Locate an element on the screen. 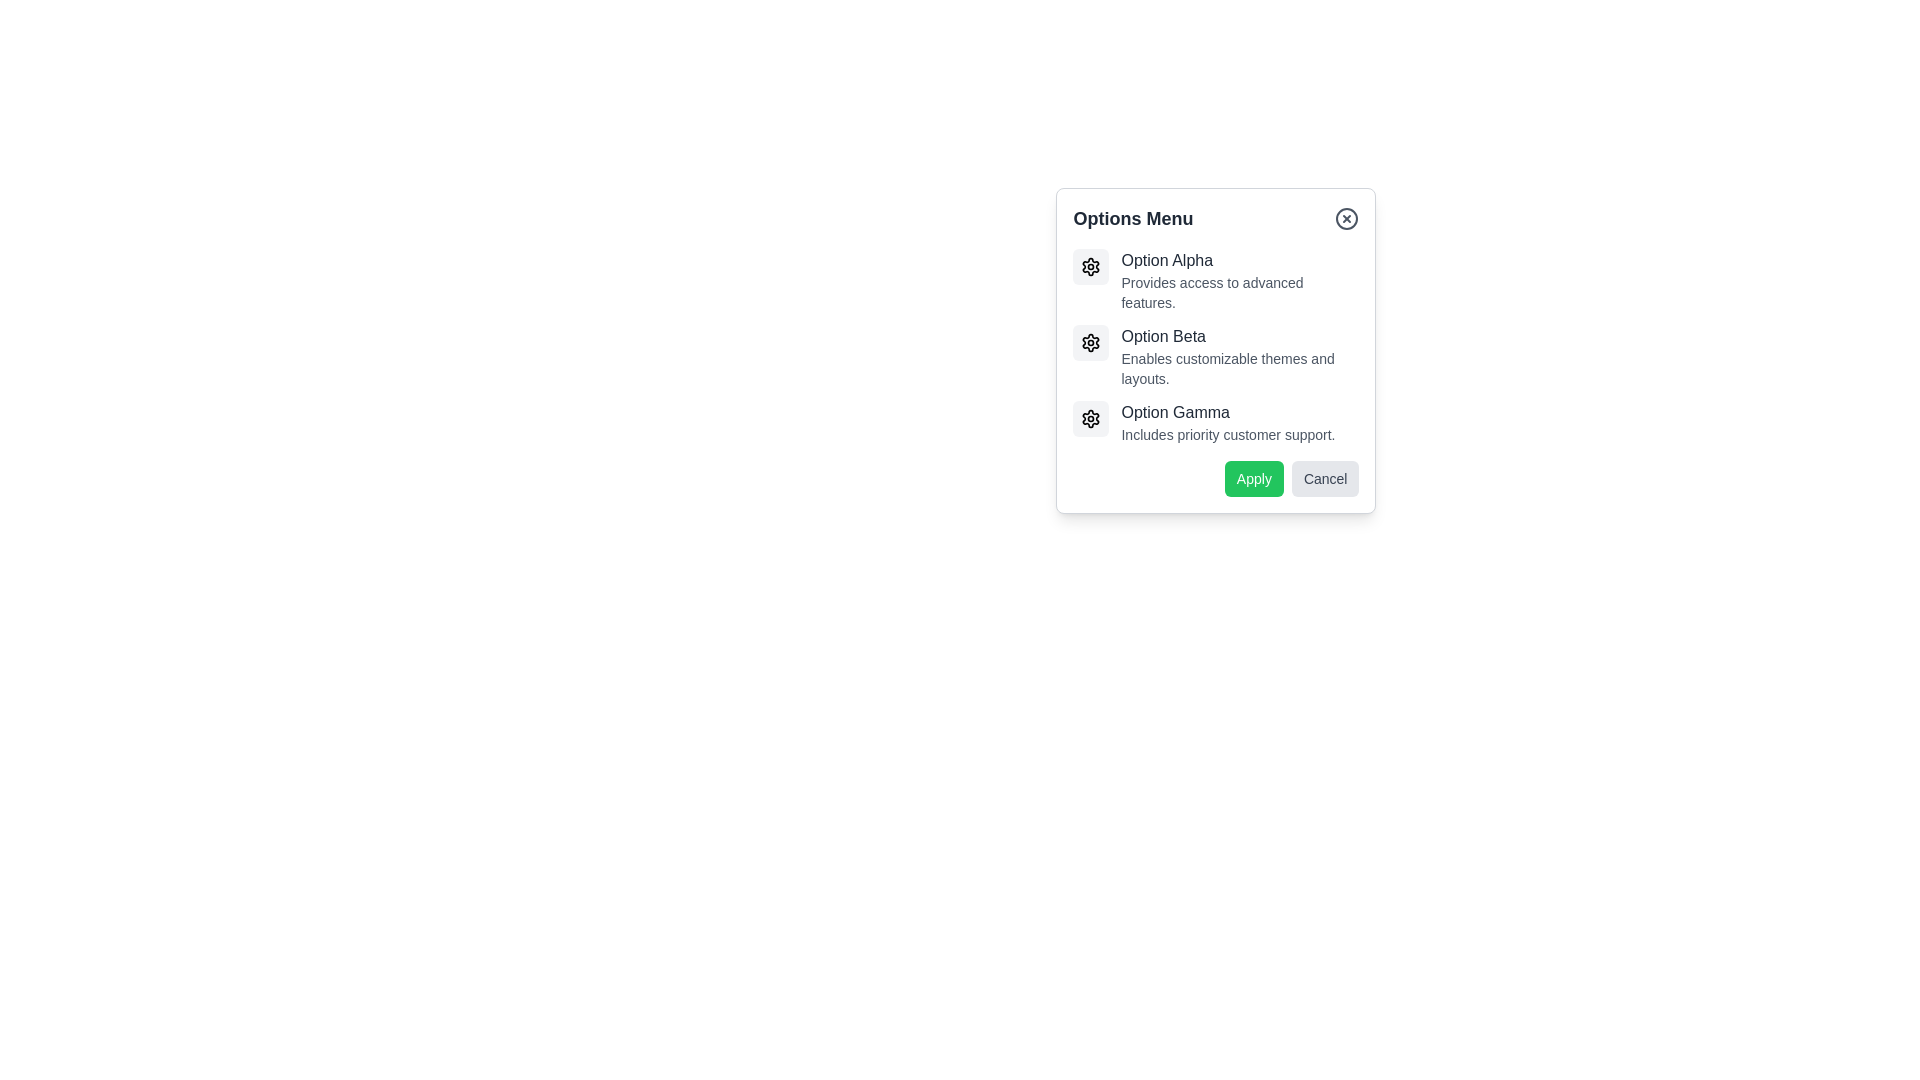 The height and width of the screenshot is (1080, 1920). the gear icon representing 'Option Beta' in the menu is located at coordinates (1090, 342).